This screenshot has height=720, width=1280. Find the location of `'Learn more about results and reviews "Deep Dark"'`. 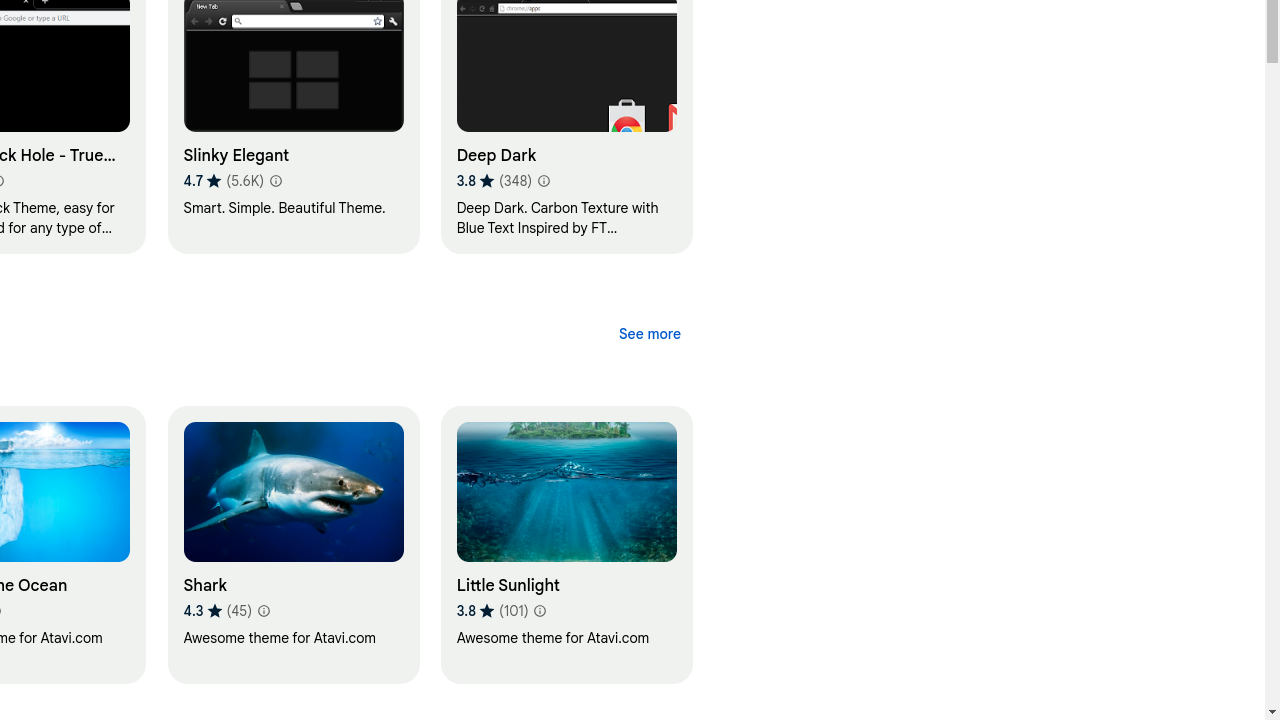

'Learn more about results and reviews "Deep Dark"' is located at coordinates (542, 181).